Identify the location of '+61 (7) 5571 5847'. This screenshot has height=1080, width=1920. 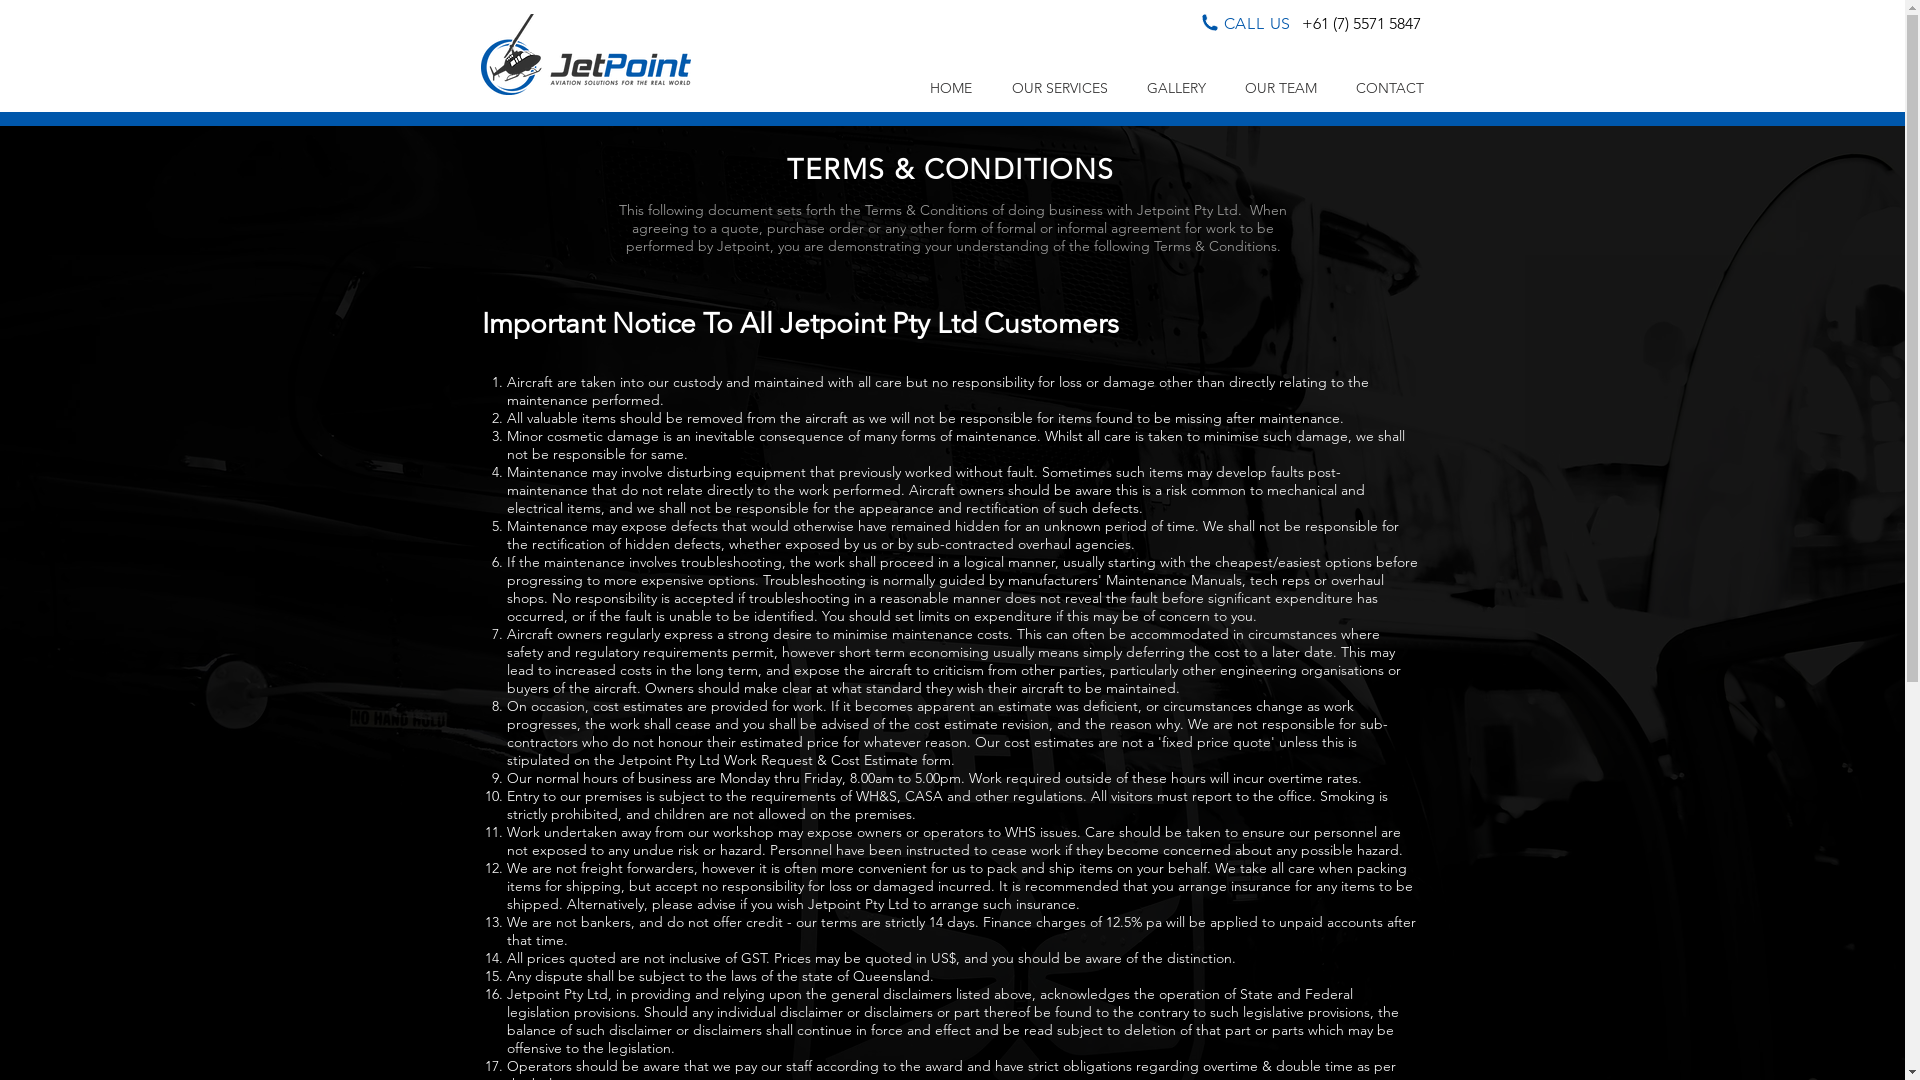
(1301, 23).